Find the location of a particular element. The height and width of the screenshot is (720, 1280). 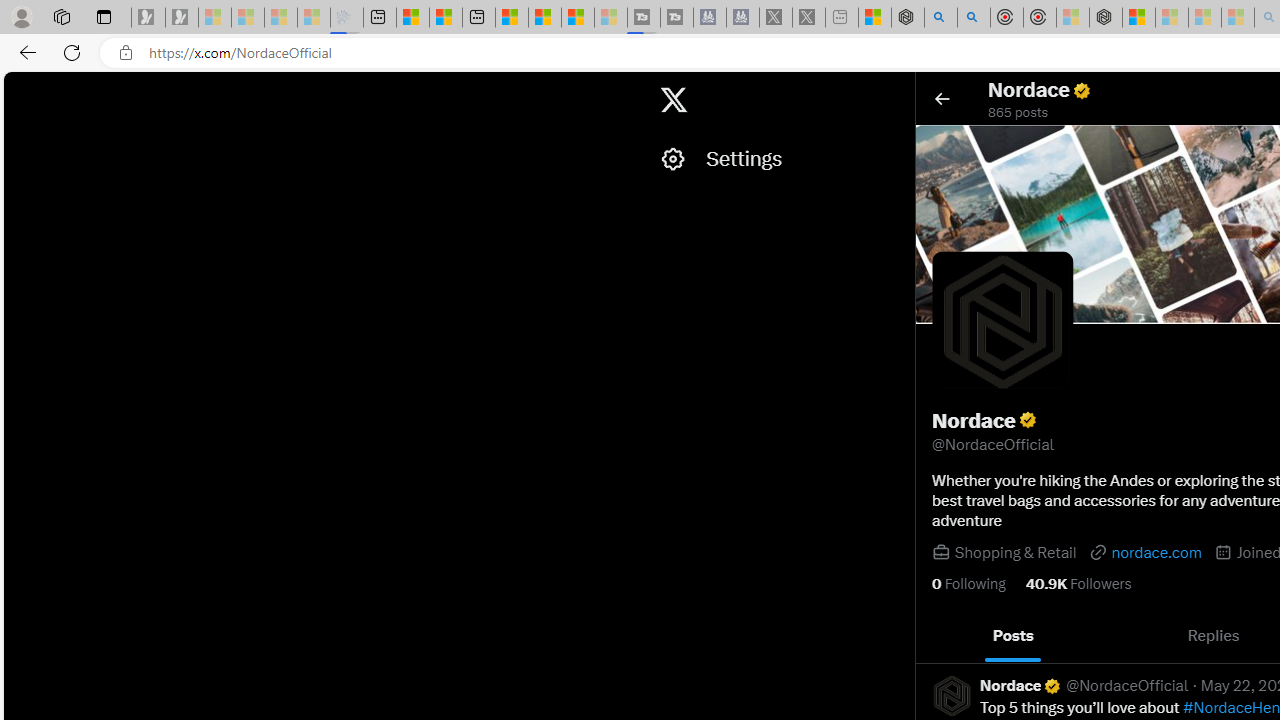

'Square profile picture' is located at coordinates (950, 694).